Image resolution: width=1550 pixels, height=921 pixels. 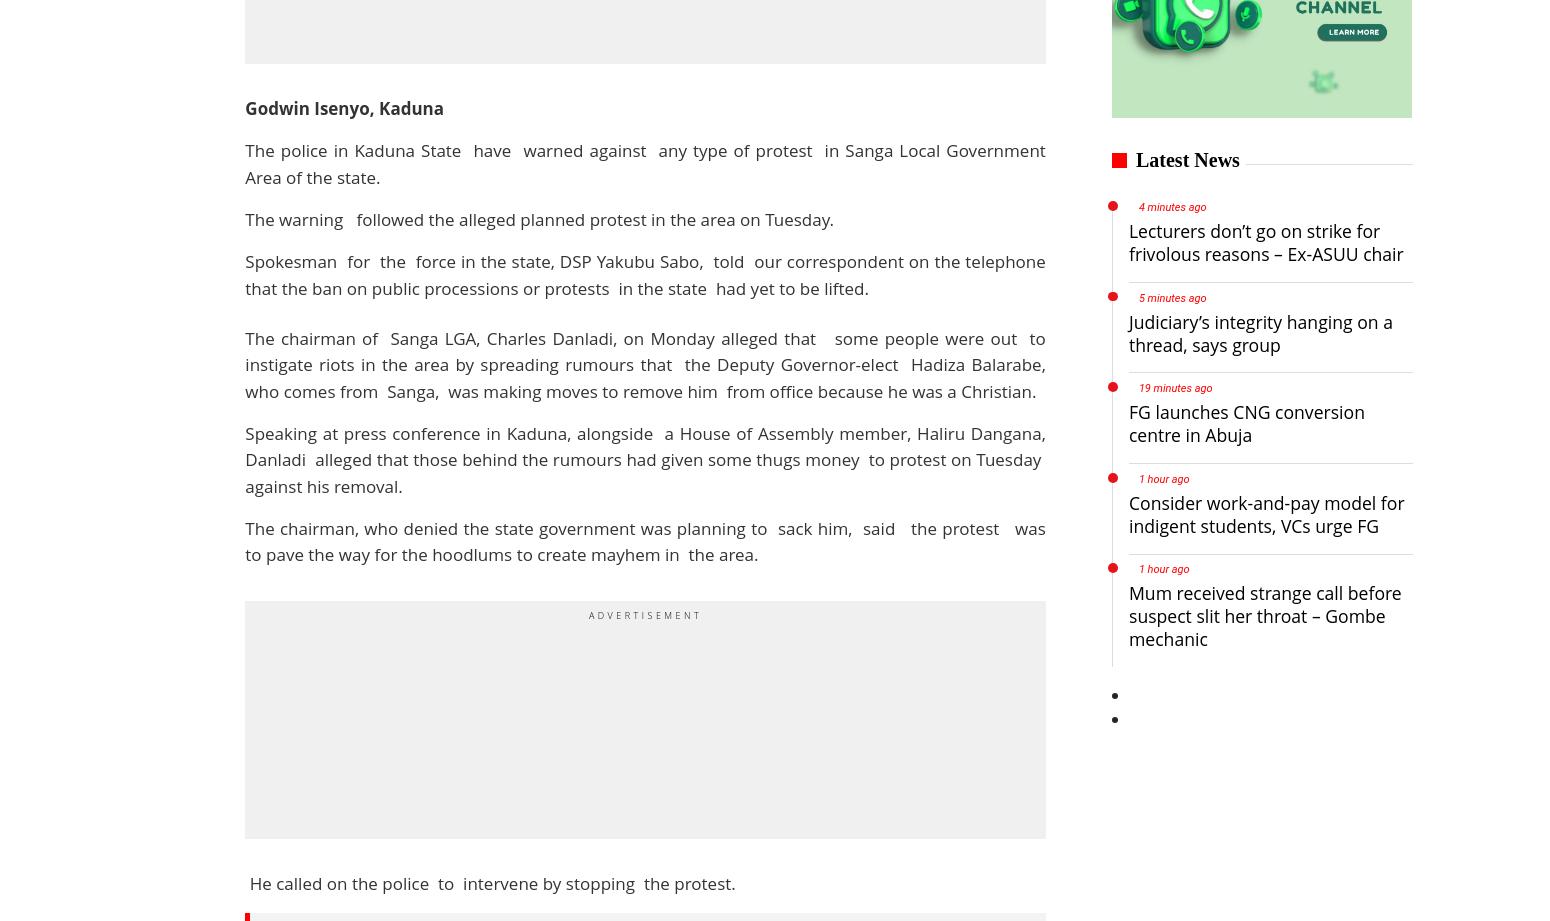 What do you see at coordinates (456, 13) in the screenshot?
I see `'Access over 40,000 games, from BBNaija to all ranges of virtual games.'` at bounding box center [456, 13].